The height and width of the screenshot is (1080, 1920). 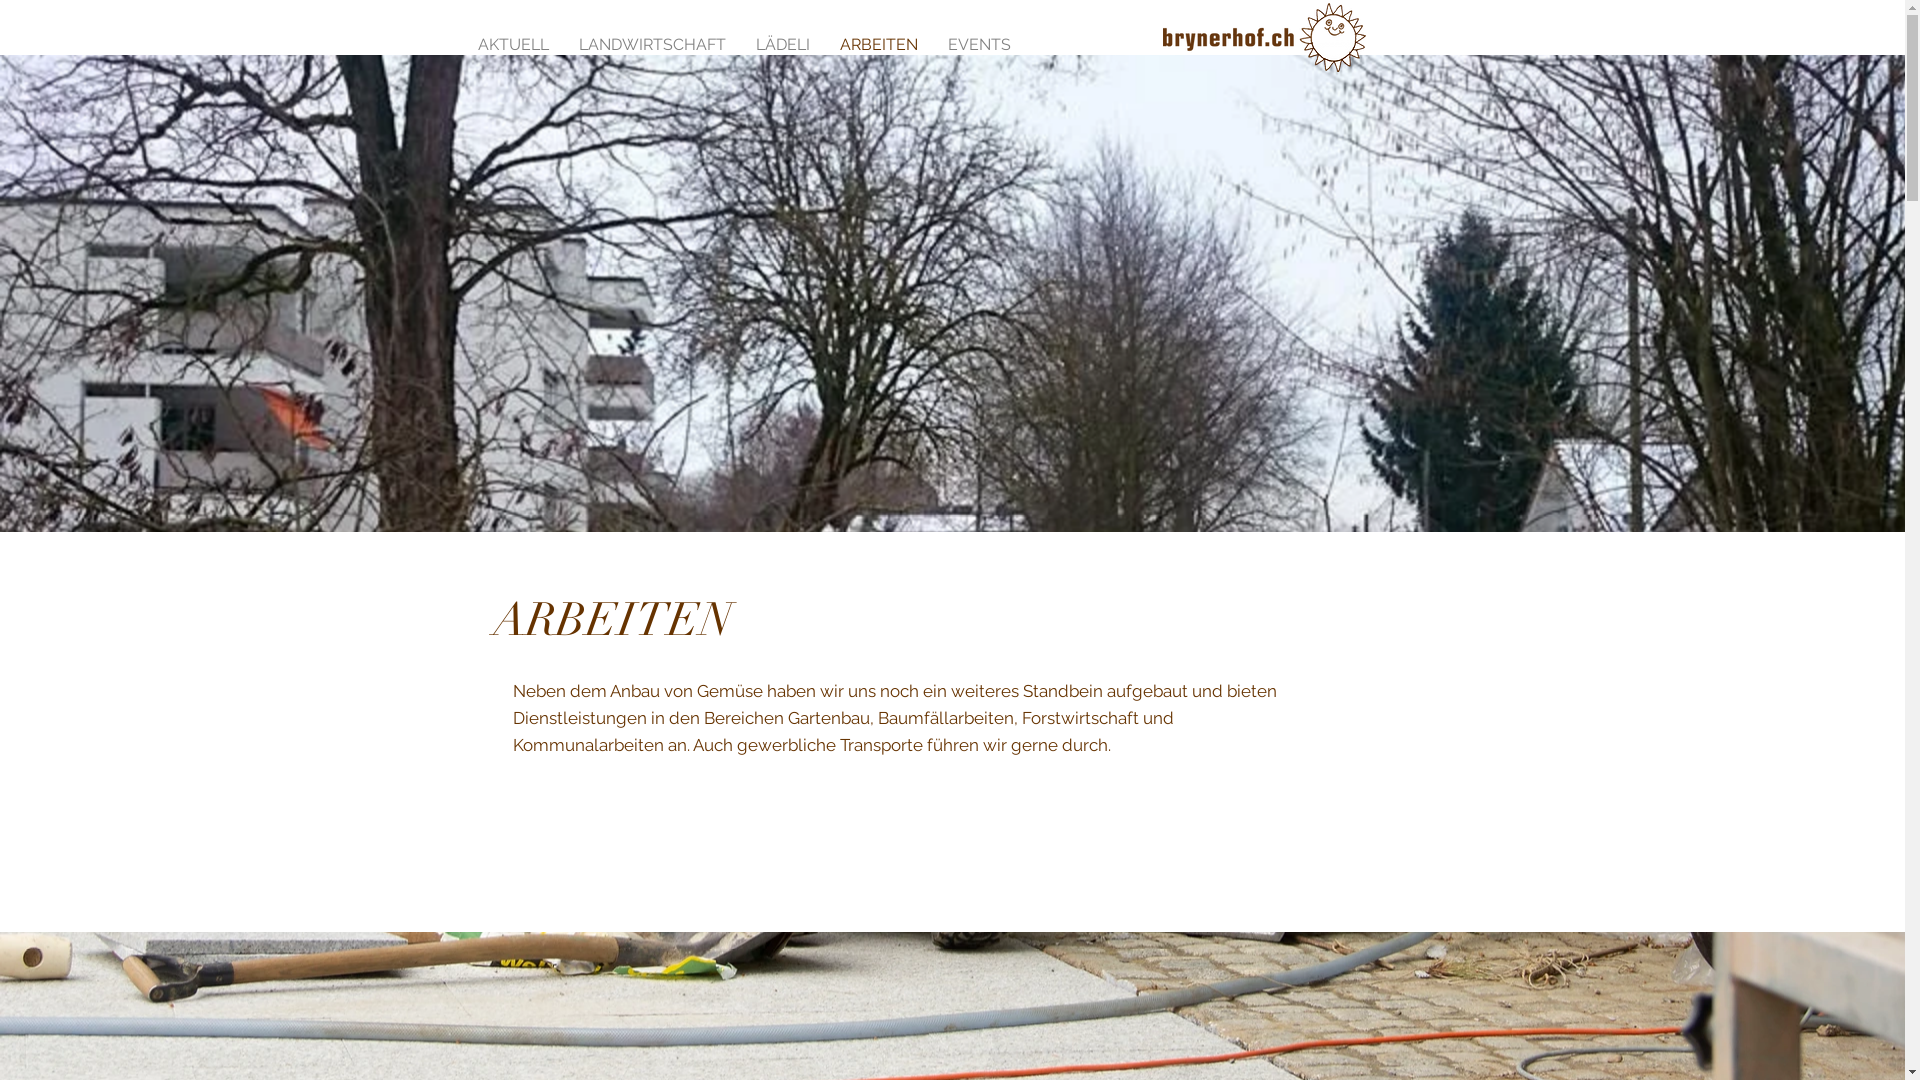 What do you see at coordinates (512, 42) in the screenshot?
I see `'AKTUELL'` at bounding box center [512, 42].